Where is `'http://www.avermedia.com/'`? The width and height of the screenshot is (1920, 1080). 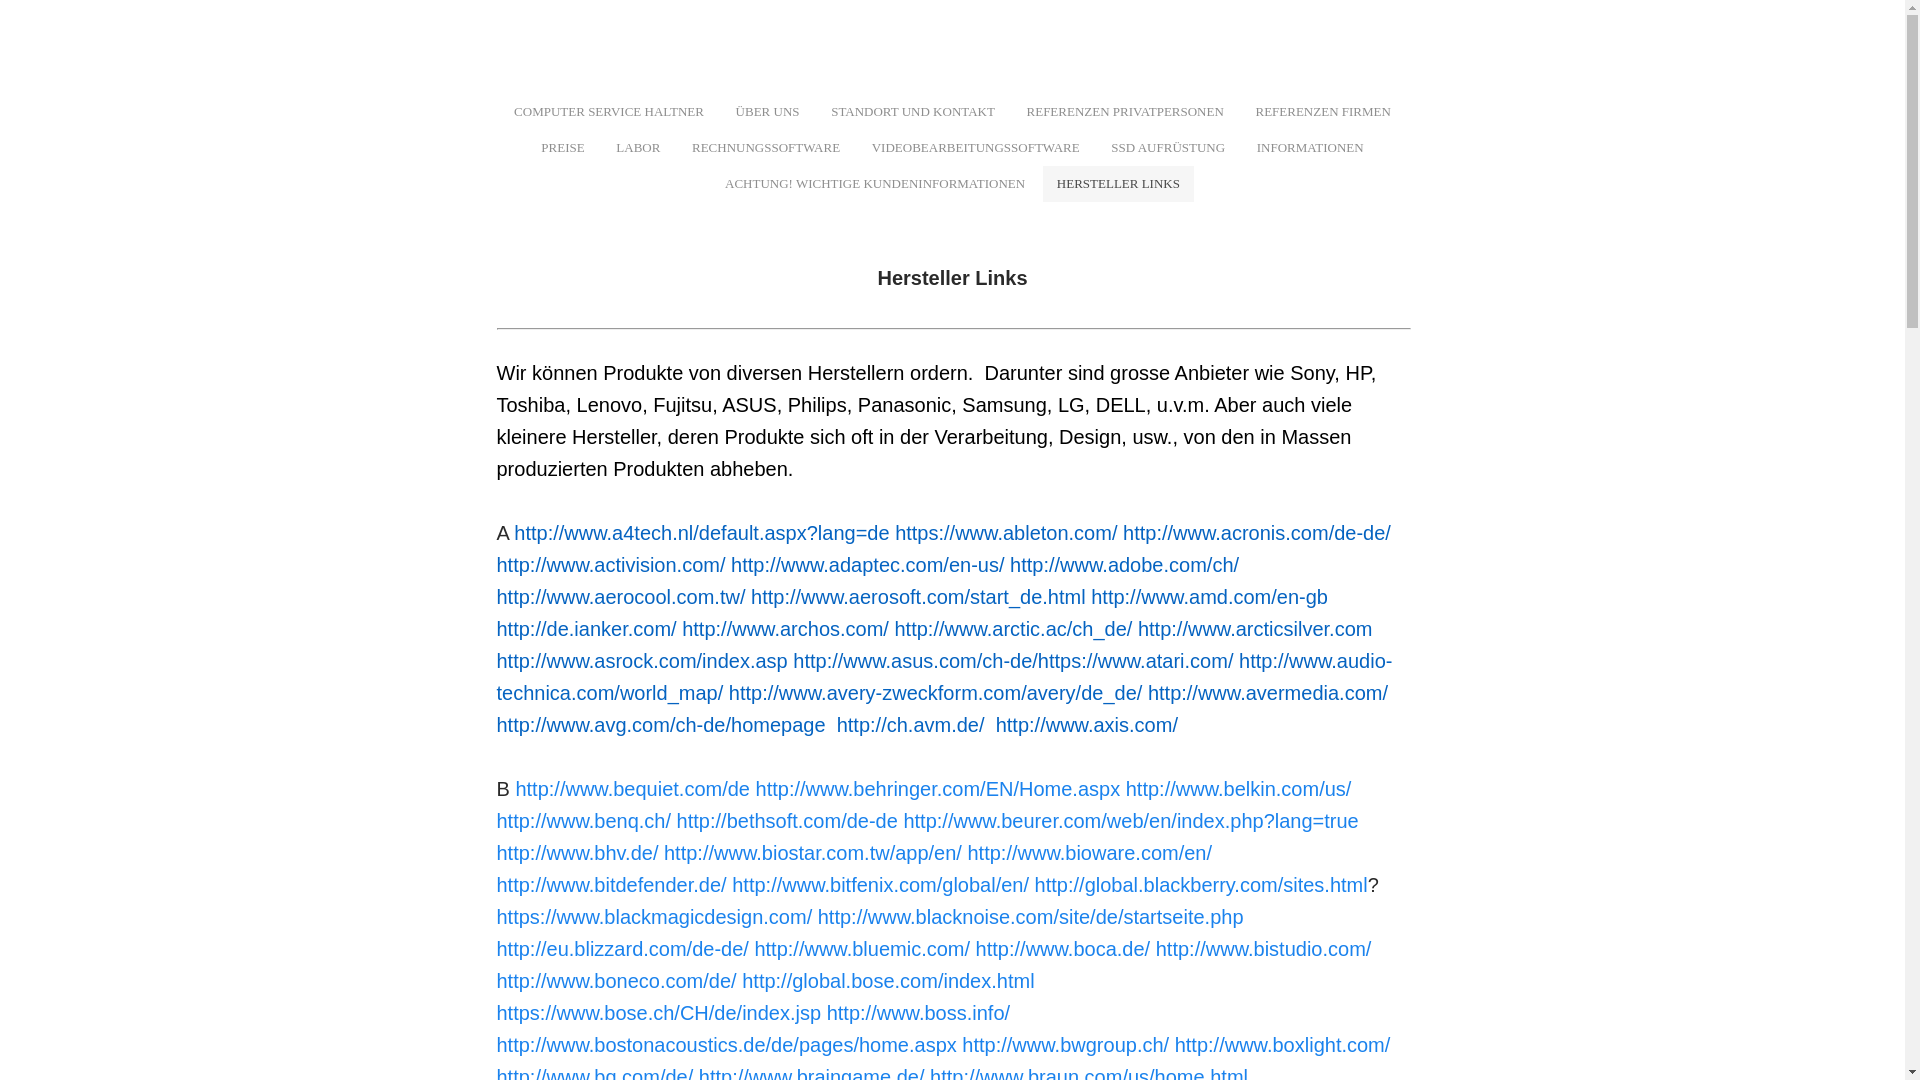
'http://www.avermedia.com/' is located at coordinates (1266, 692).